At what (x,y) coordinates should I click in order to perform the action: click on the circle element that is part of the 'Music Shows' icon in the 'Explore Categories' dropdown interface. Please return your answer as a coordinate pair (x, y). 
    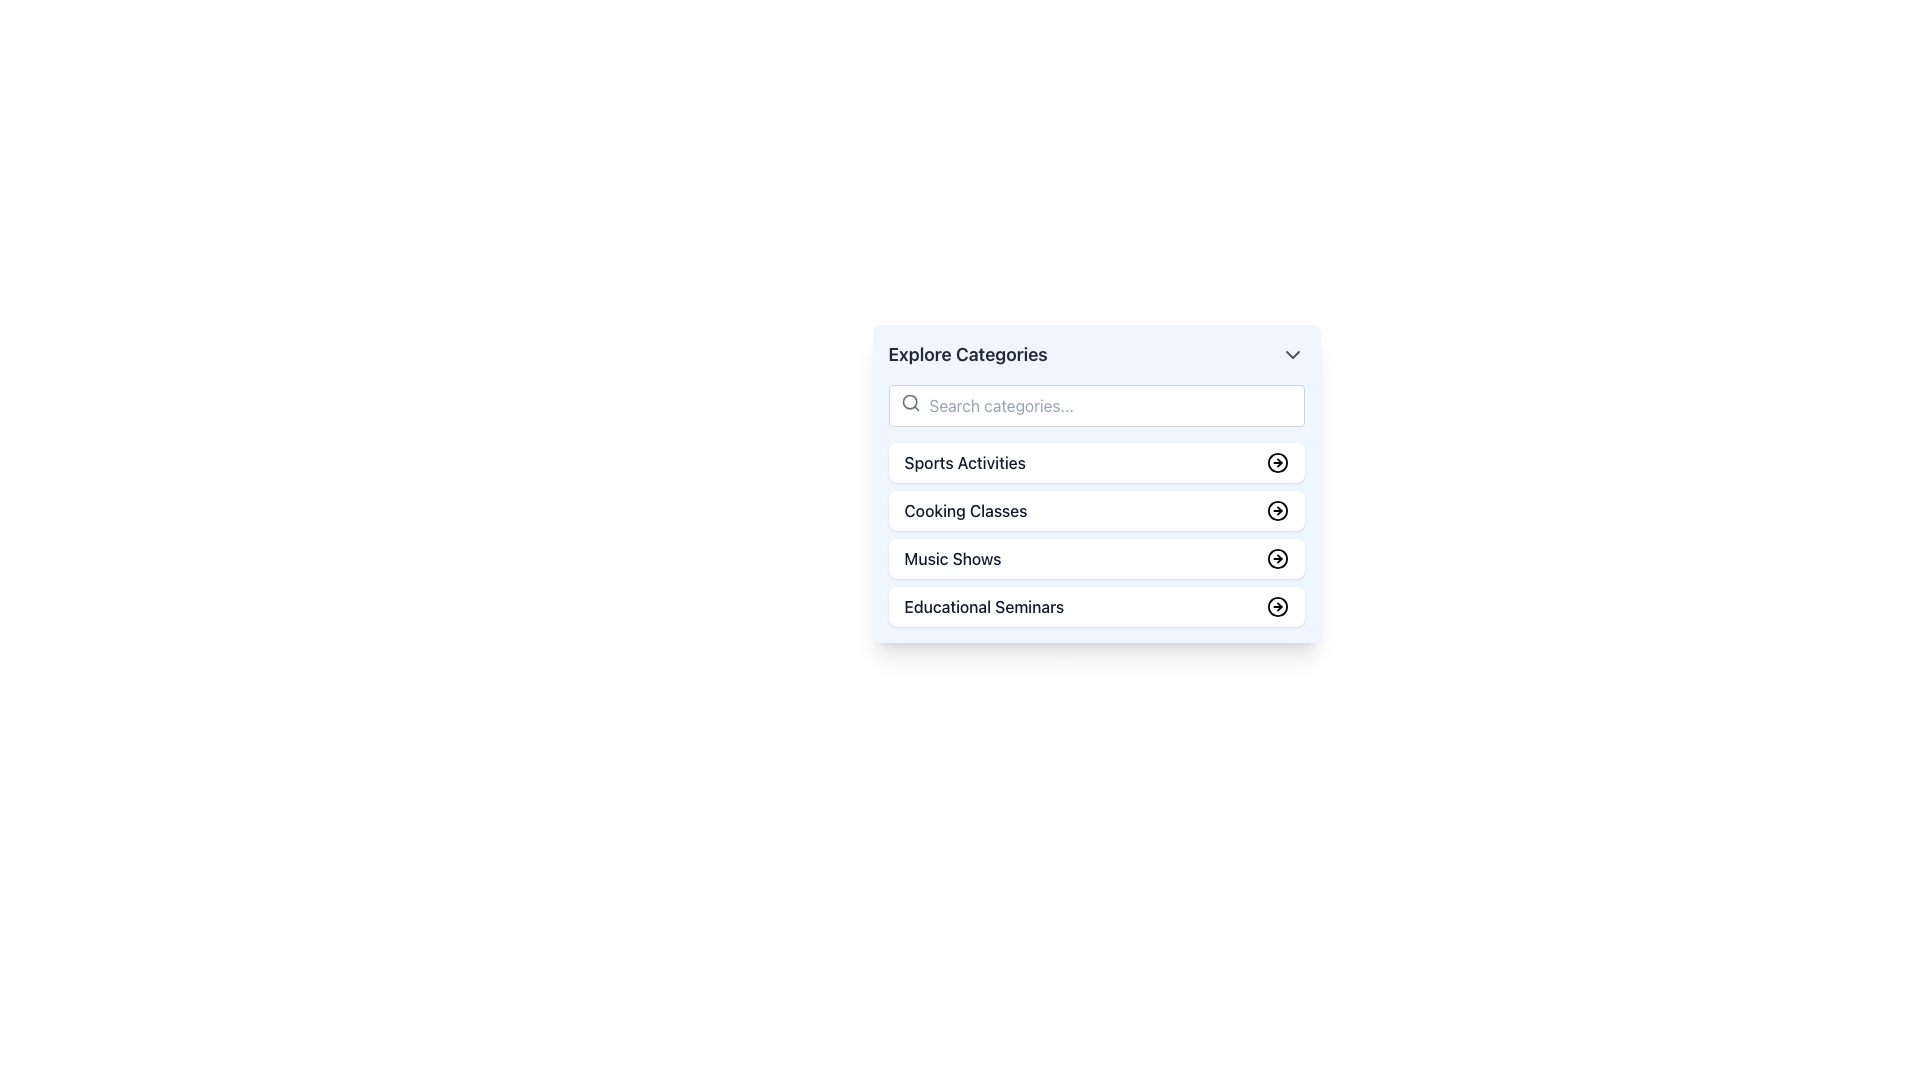
    Looking at the image, I should click on (1276, 559).